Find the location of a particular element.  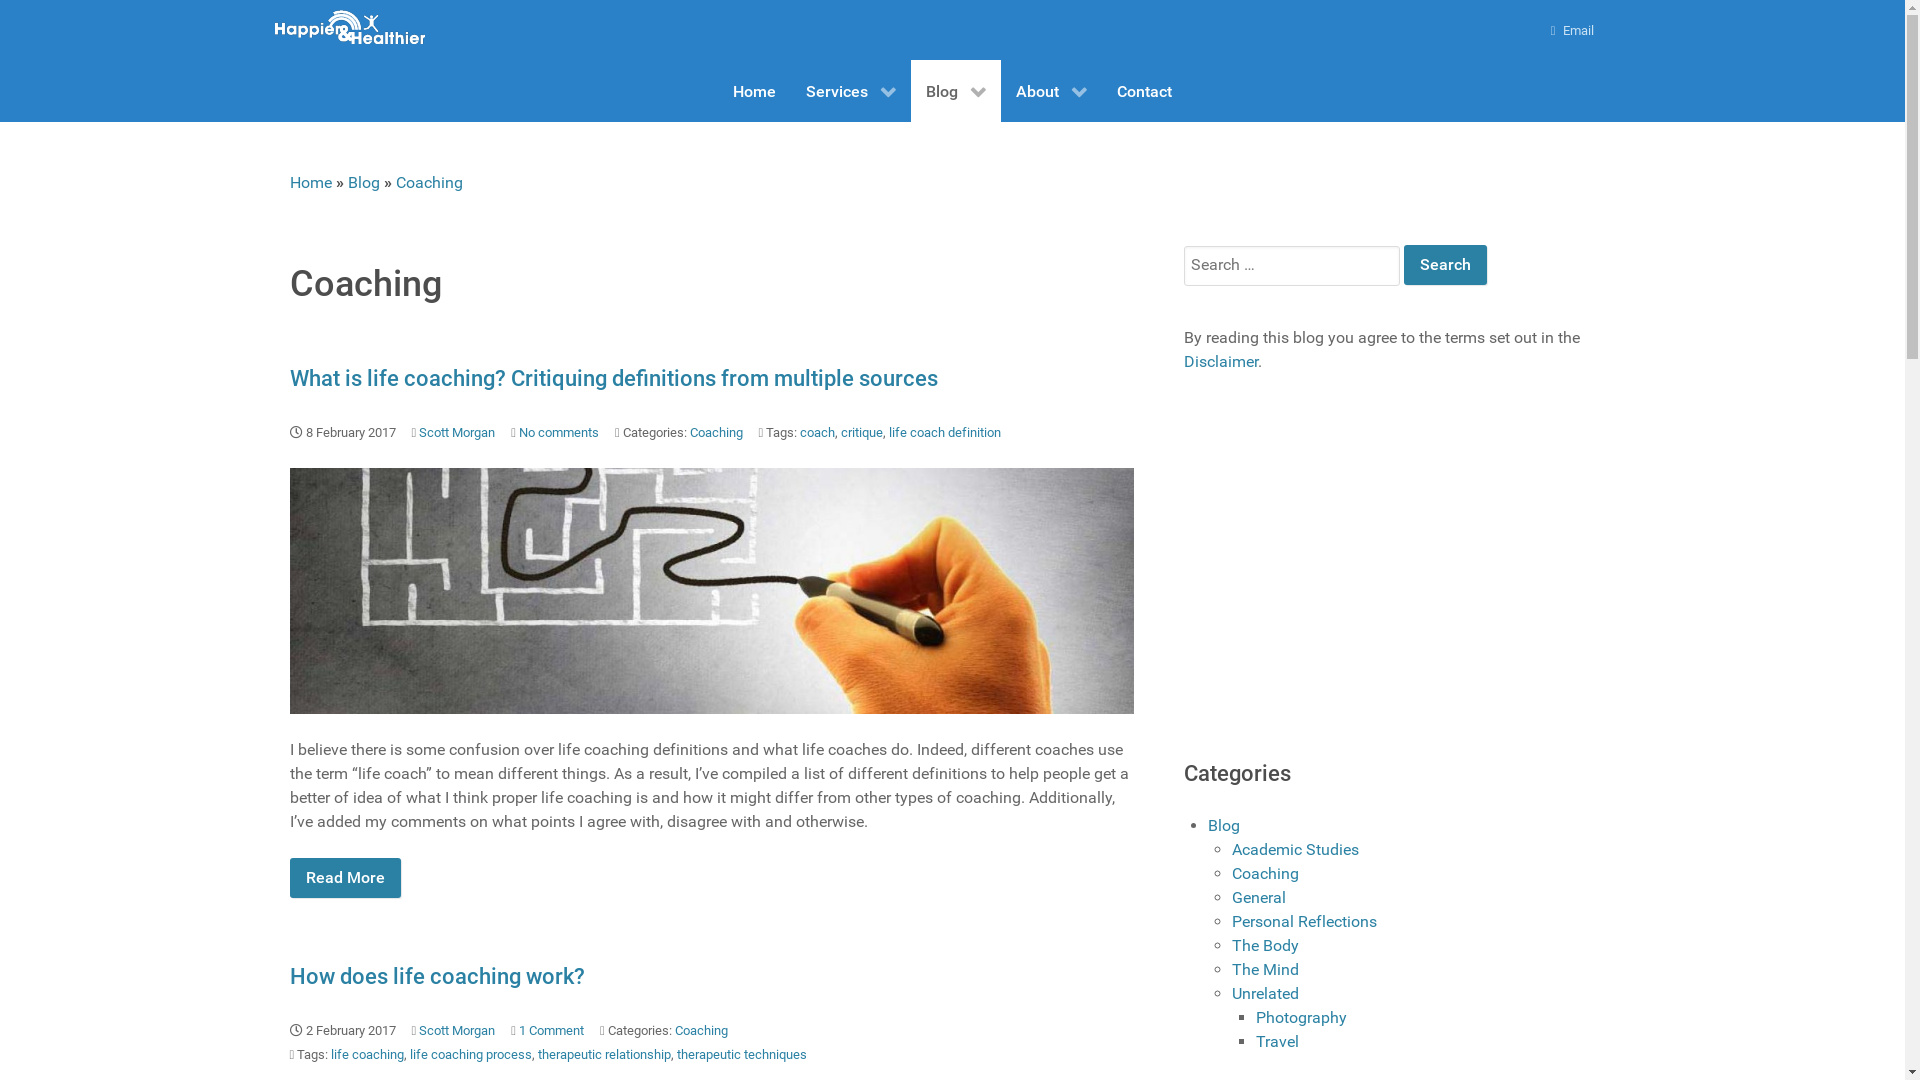

'therapeutic relationship' is located at coordinates (603, 1053).